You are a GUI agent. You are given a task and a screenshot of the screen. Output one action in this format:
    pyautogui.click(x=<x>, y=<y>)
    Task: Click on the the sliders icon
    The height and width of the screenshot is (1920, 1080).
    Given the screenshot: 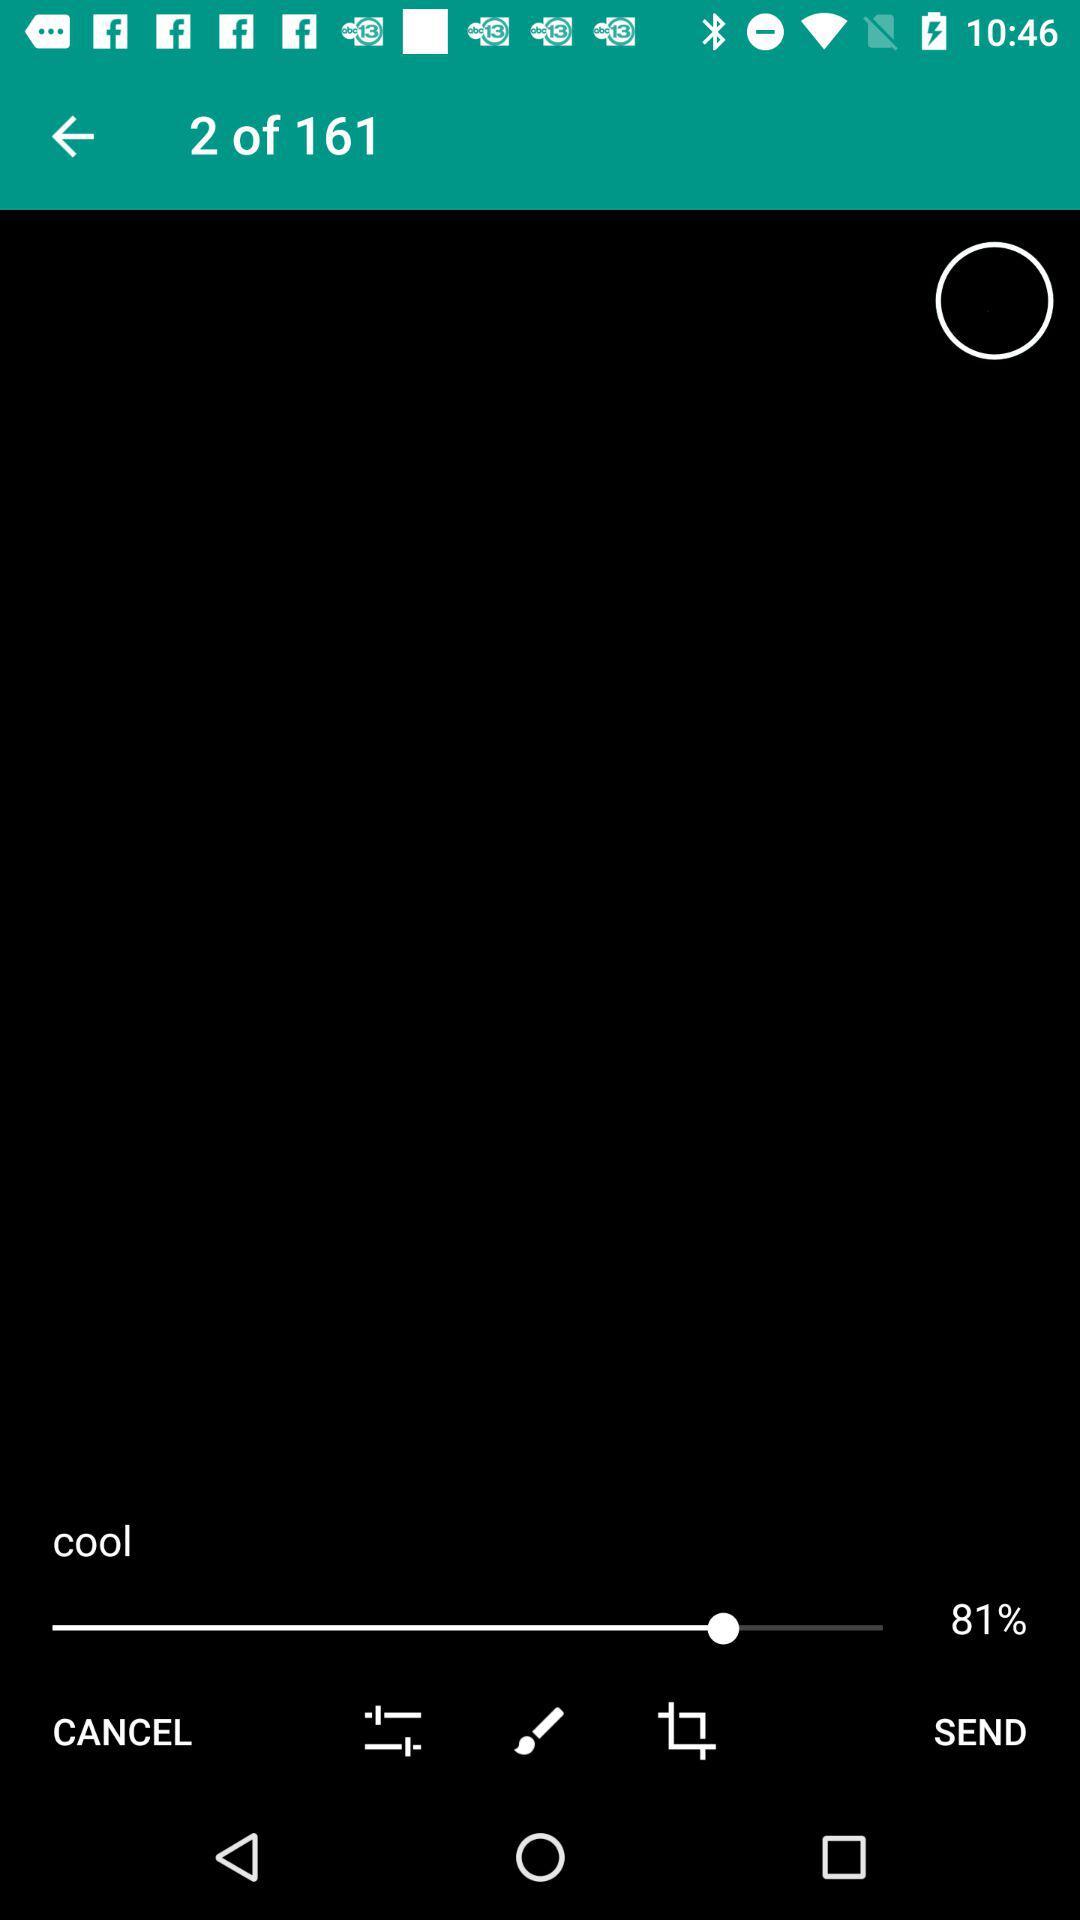 What is the action you would take?
    pyautogui.click(x=393, y=1851)
    